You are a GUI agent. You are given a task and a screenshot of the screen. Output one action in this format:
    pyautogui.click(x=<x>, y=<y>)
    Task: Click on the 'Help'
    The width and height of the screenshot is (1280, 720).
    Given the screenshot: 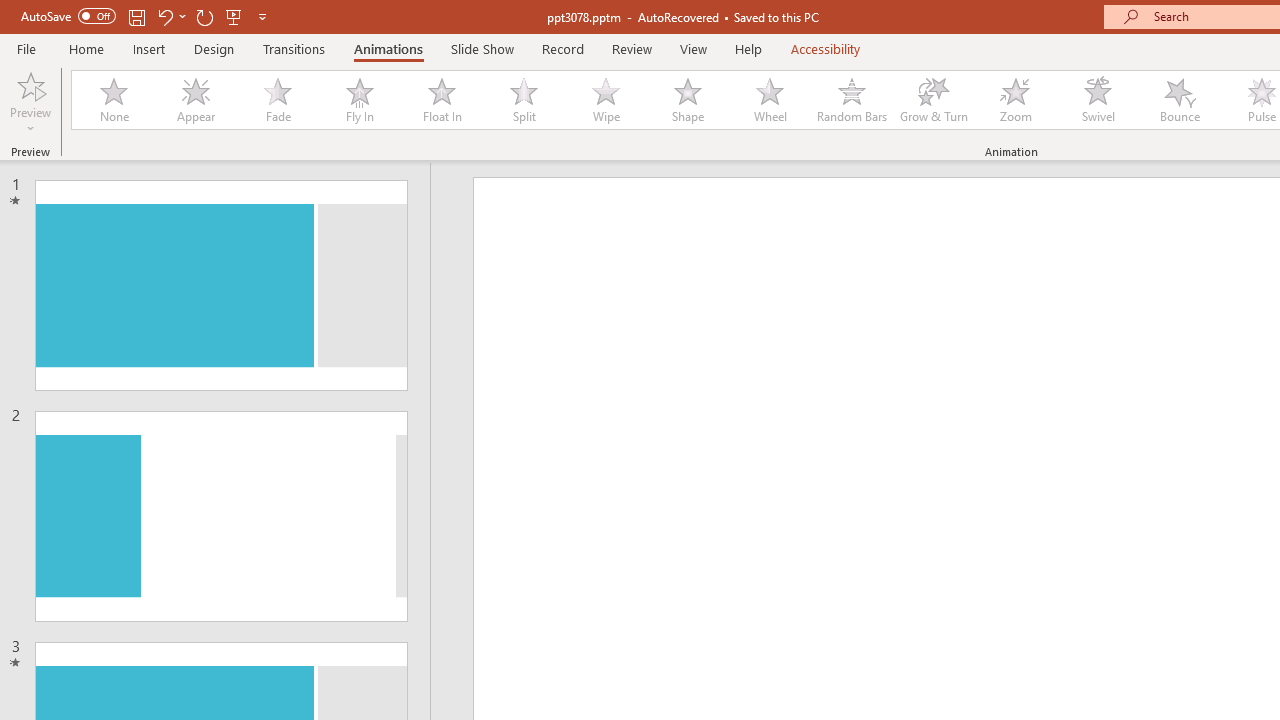 What is the action you would take?
    pyautogui.click(x=747, y=48)
    